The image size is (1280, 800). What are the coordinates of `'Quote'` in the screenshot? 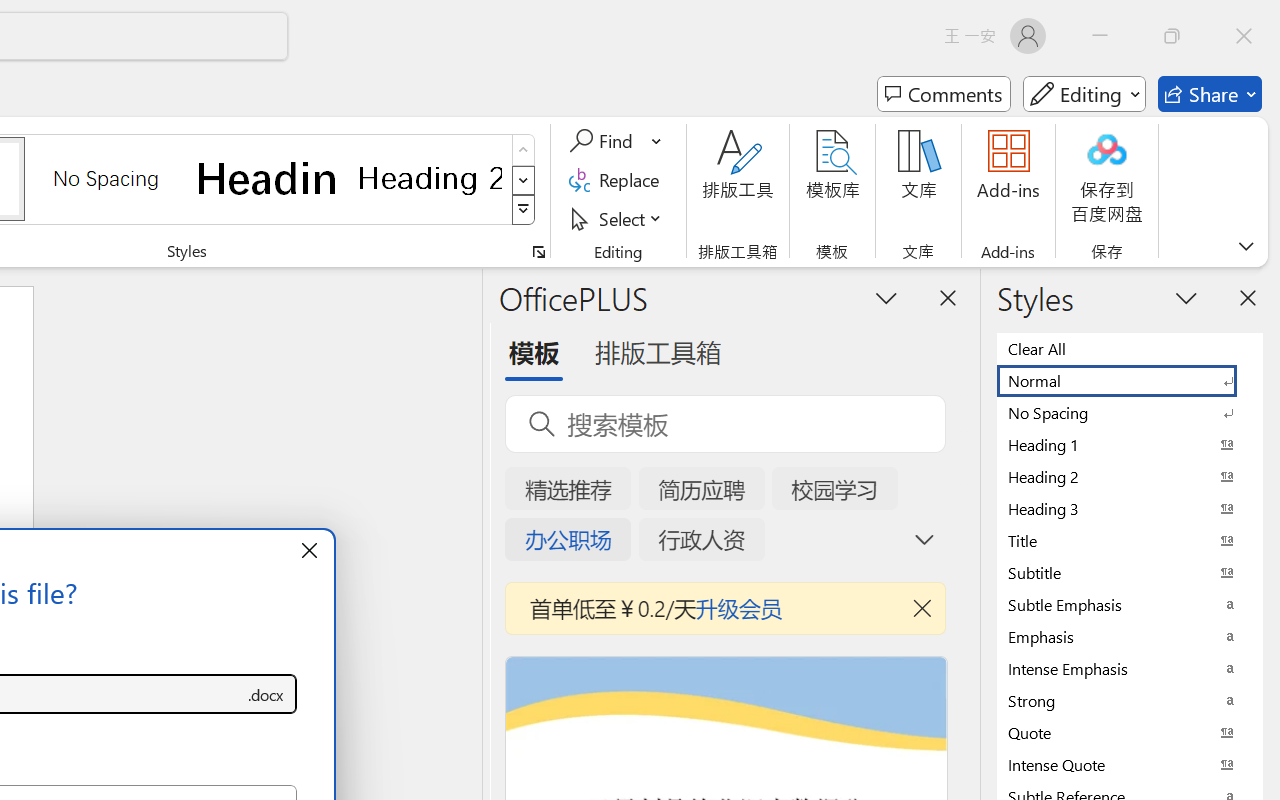 It's located at (1130, 731).